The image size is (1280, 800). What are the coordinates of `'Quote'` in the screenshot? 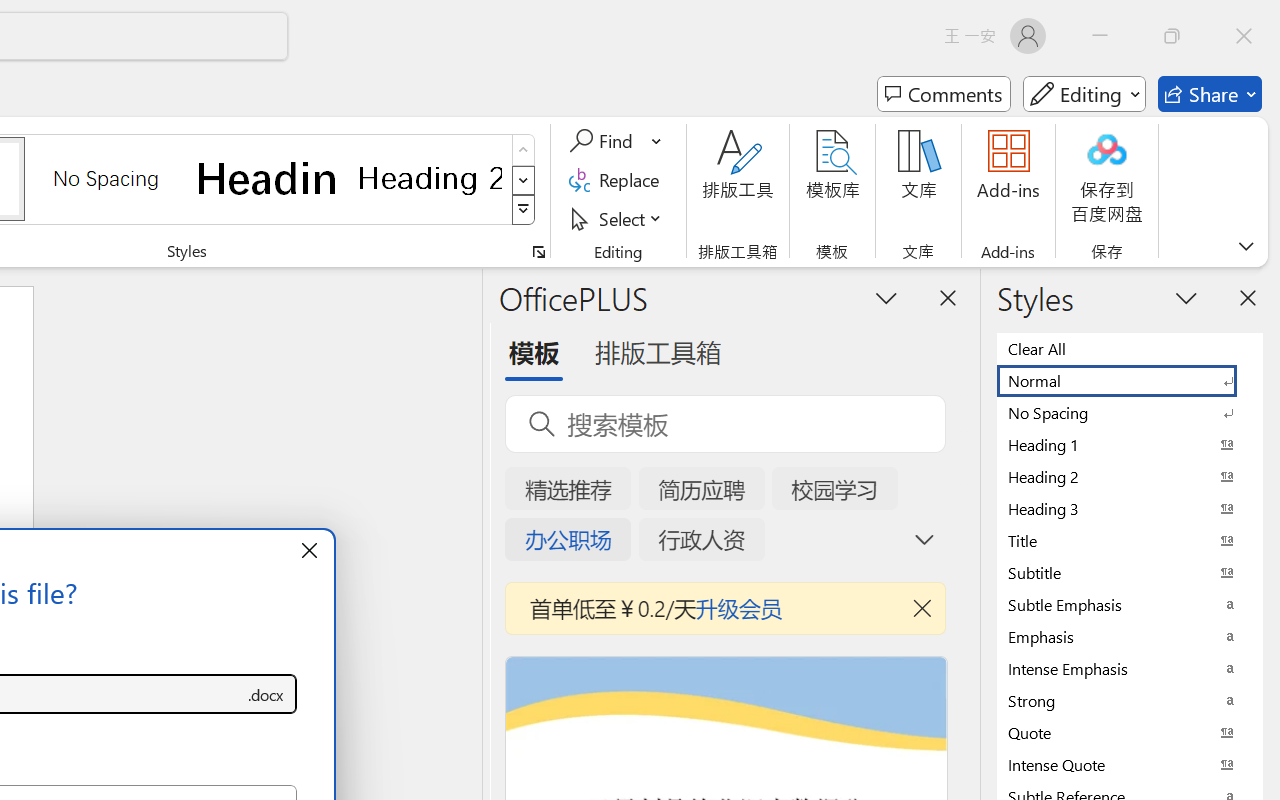 It's located at (1130, 731).